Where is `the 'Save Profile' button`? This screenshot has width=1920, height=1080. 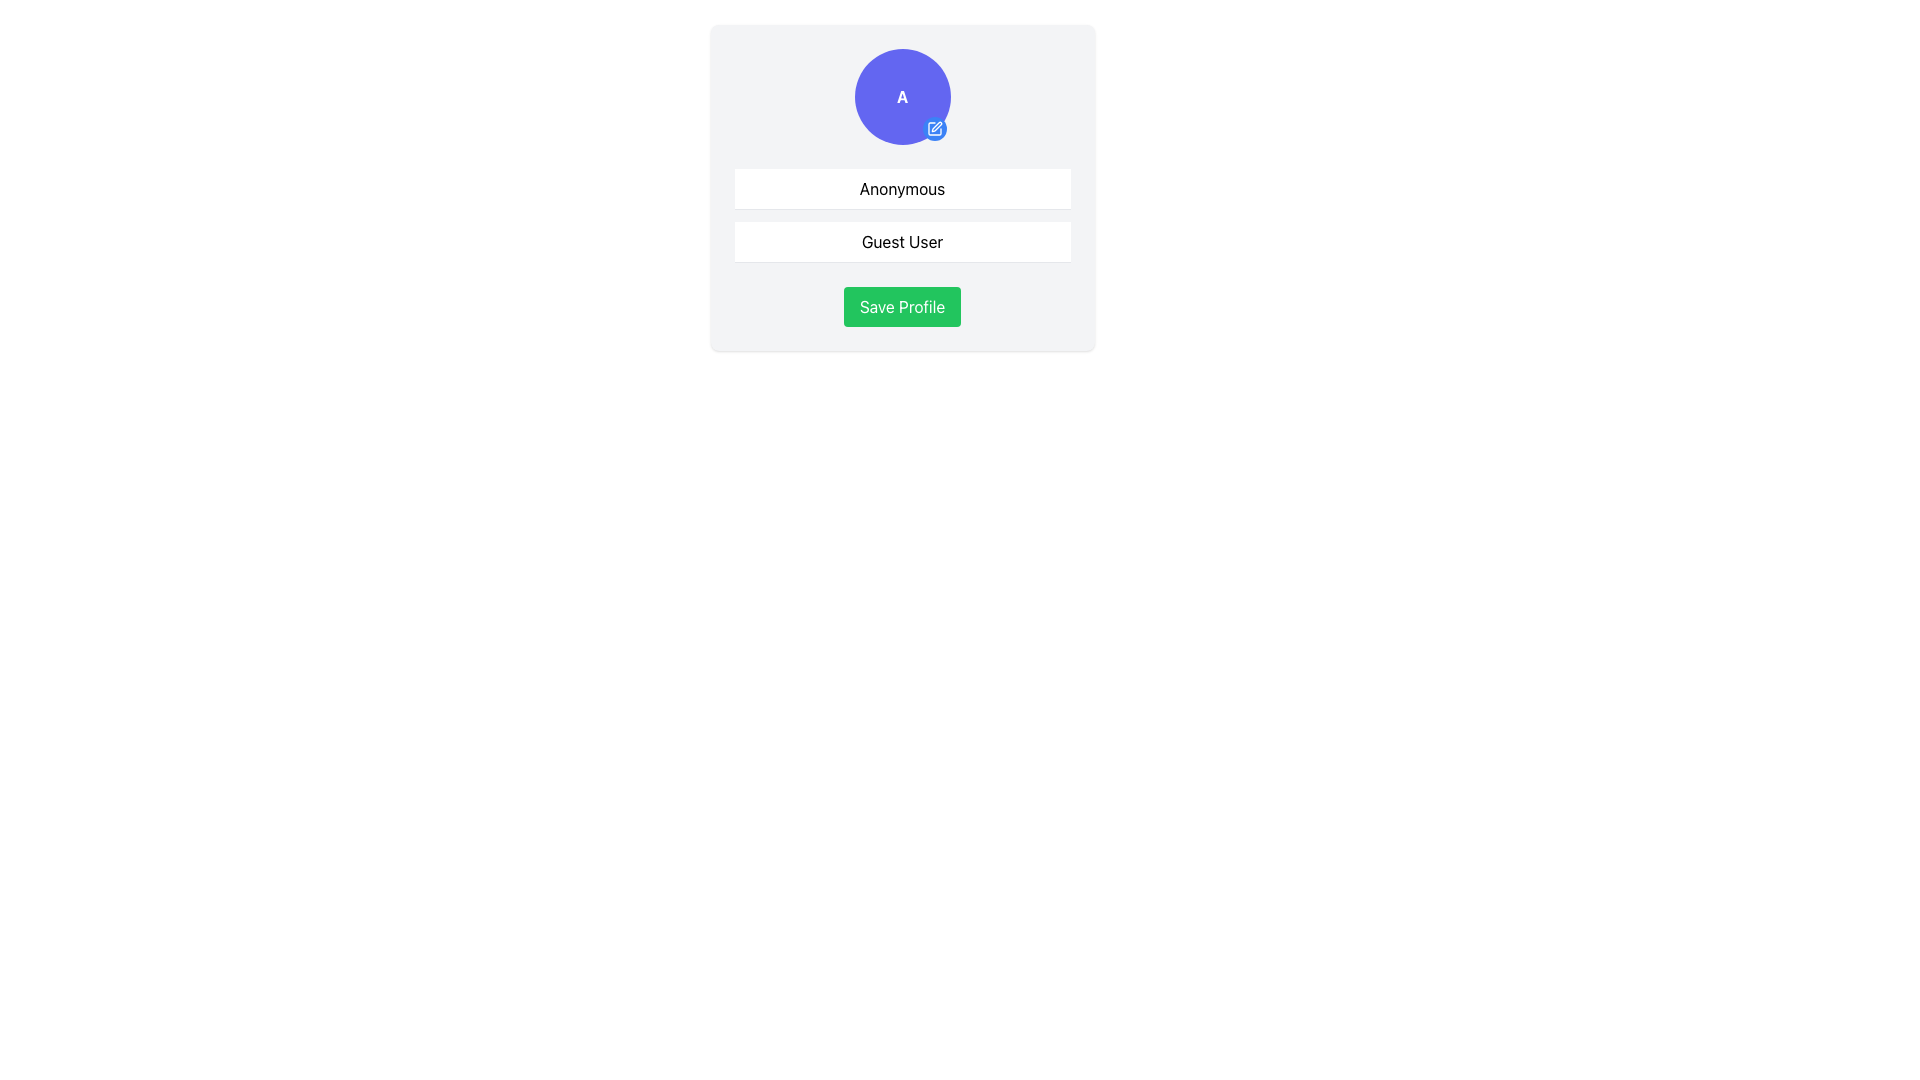 the 'Save Profile' button is located at coordinates (901, 307).